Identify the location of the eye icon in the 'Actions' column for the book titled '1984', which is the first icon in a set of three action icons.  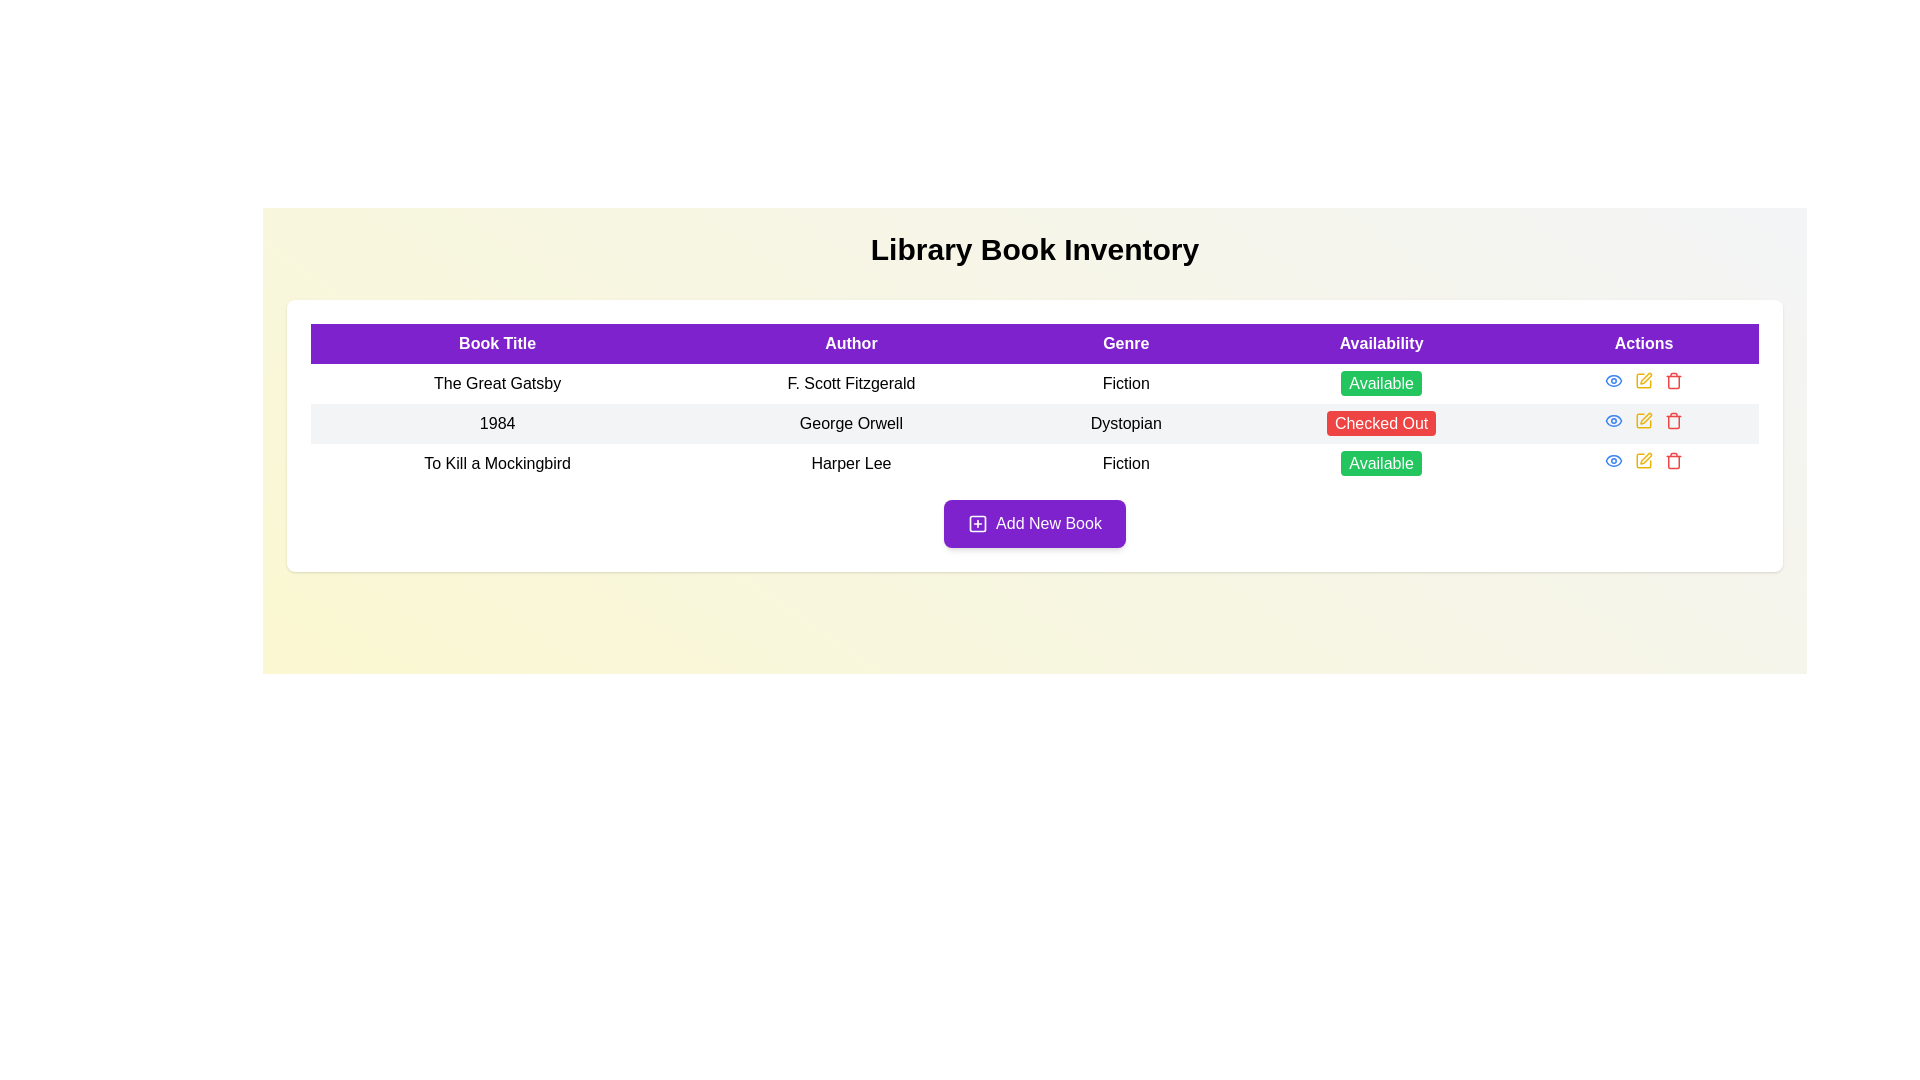
(1614, 381).